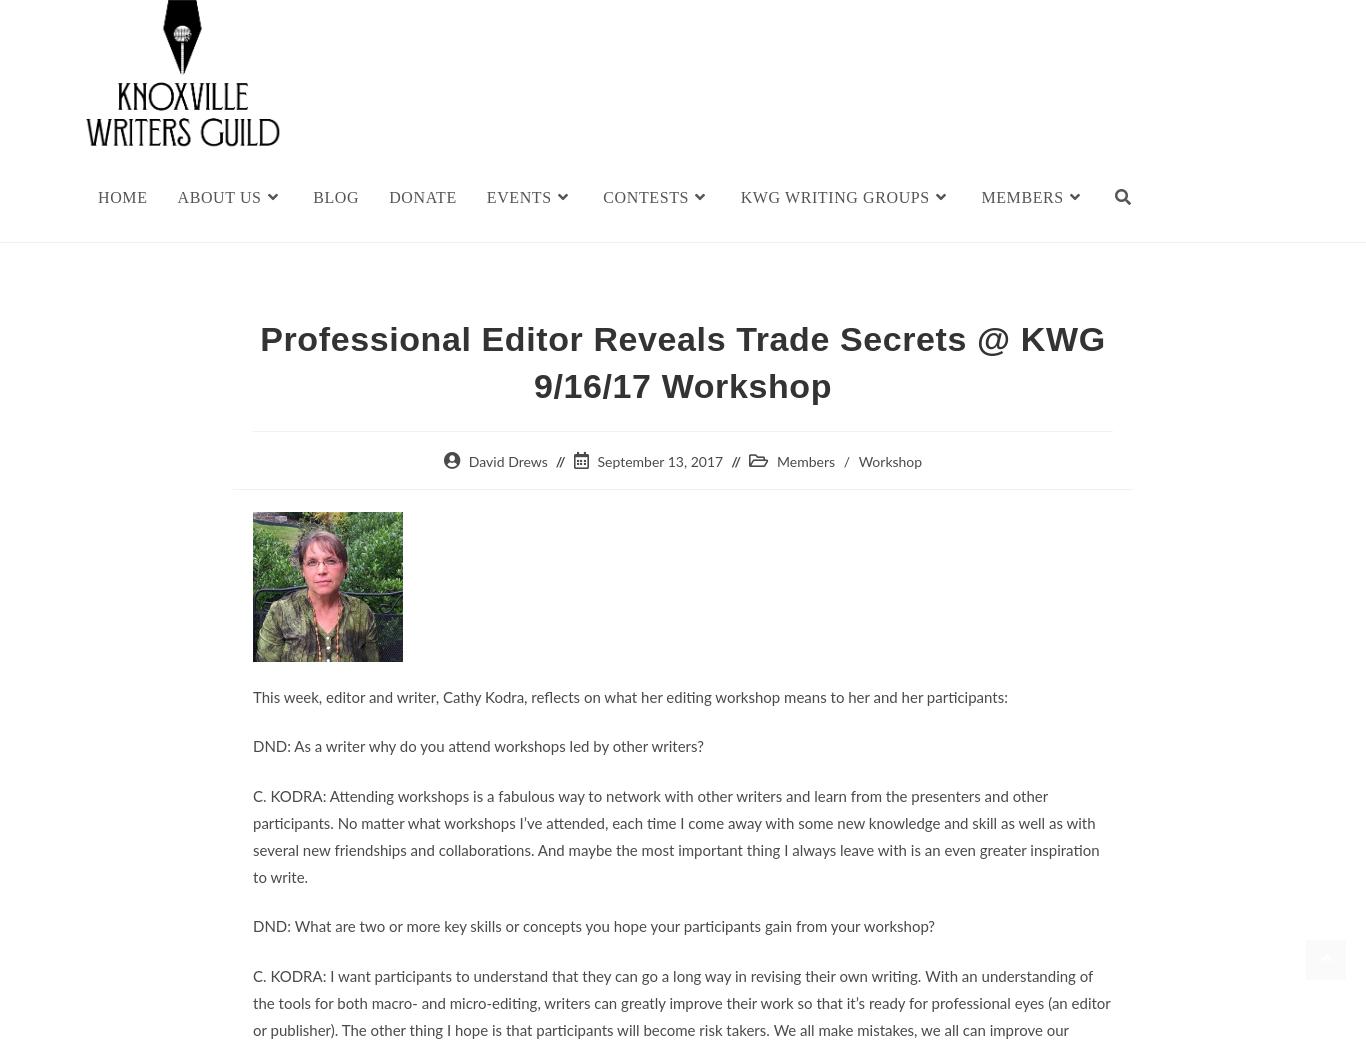 The image size is (1366, 1049). Describe the element at coordinates (888, 461) in the screenshot. I see `'Workshop'` at that location.